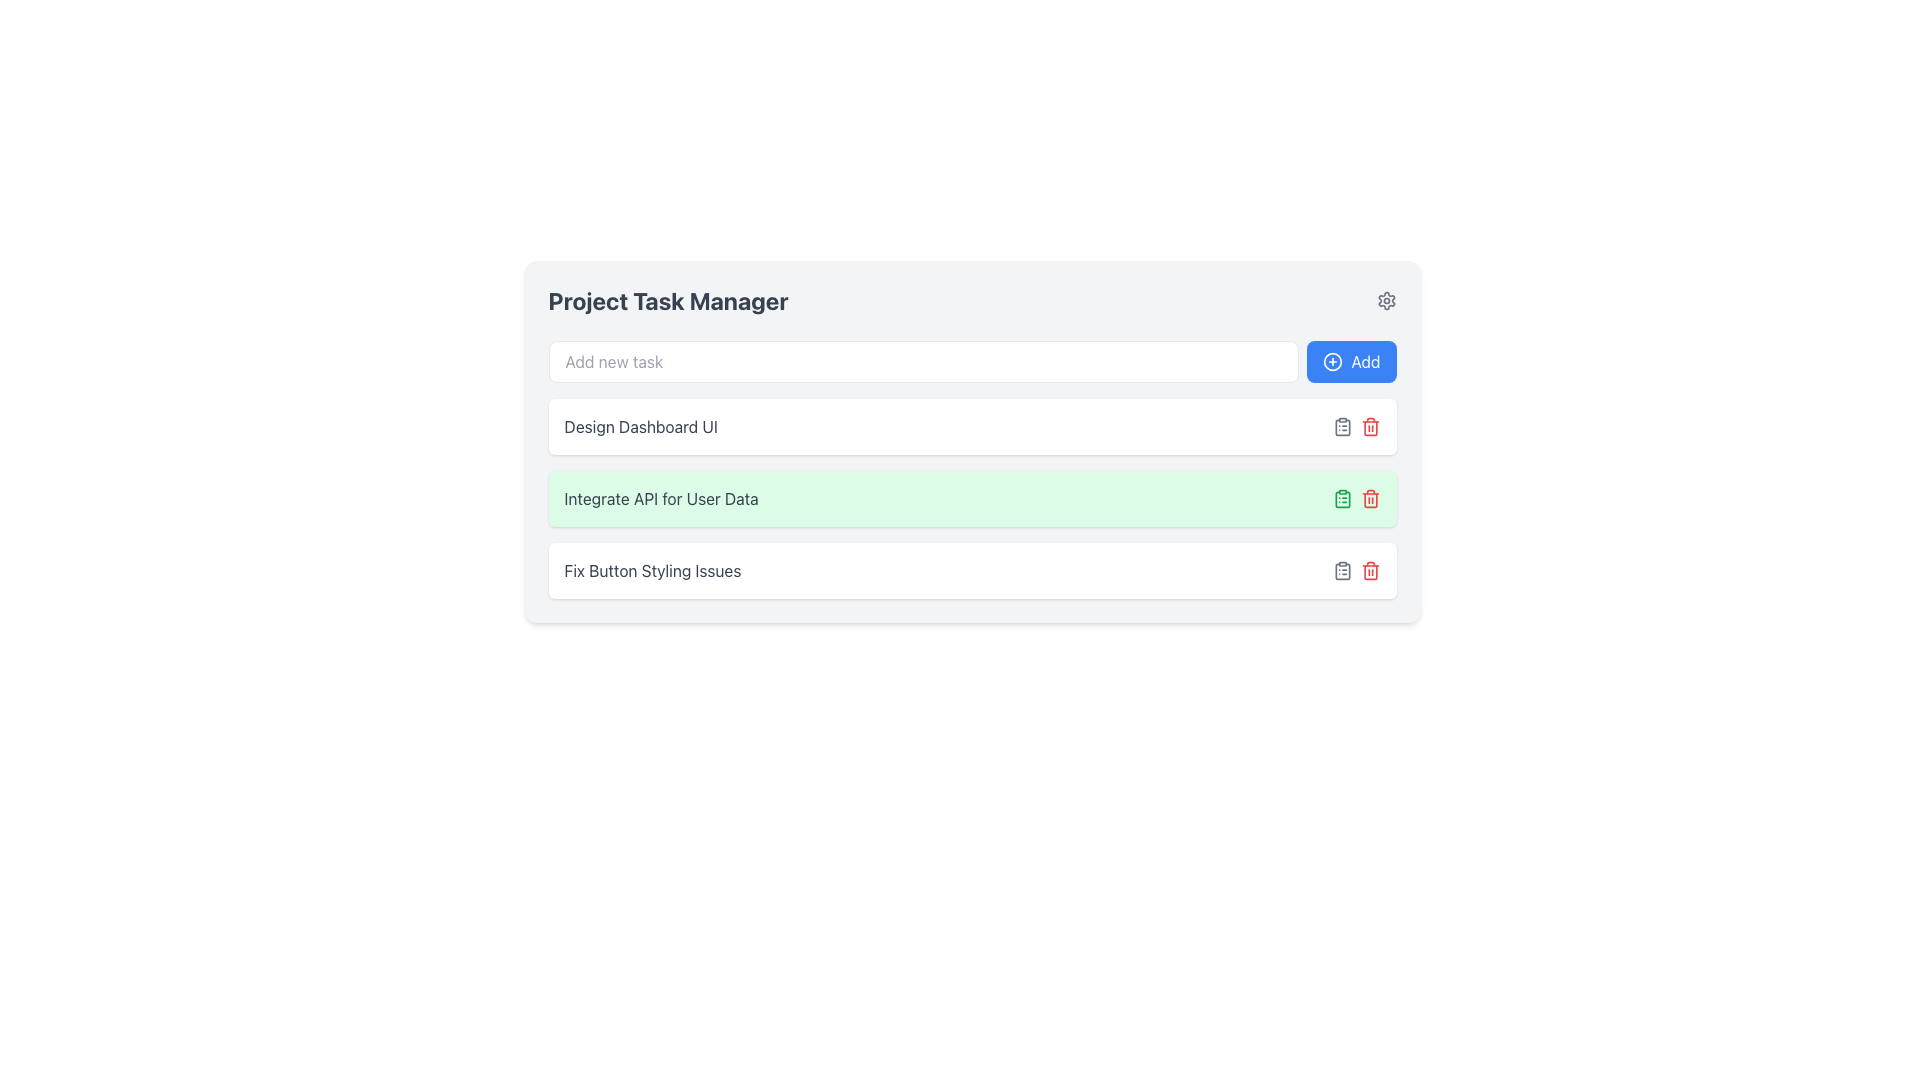 This screenshot has width=1920, height=1080. What do you see at coordinates (1369, 570) in the screenshot?
I see `the red trash can icon` at bounding box center [1369, 570].